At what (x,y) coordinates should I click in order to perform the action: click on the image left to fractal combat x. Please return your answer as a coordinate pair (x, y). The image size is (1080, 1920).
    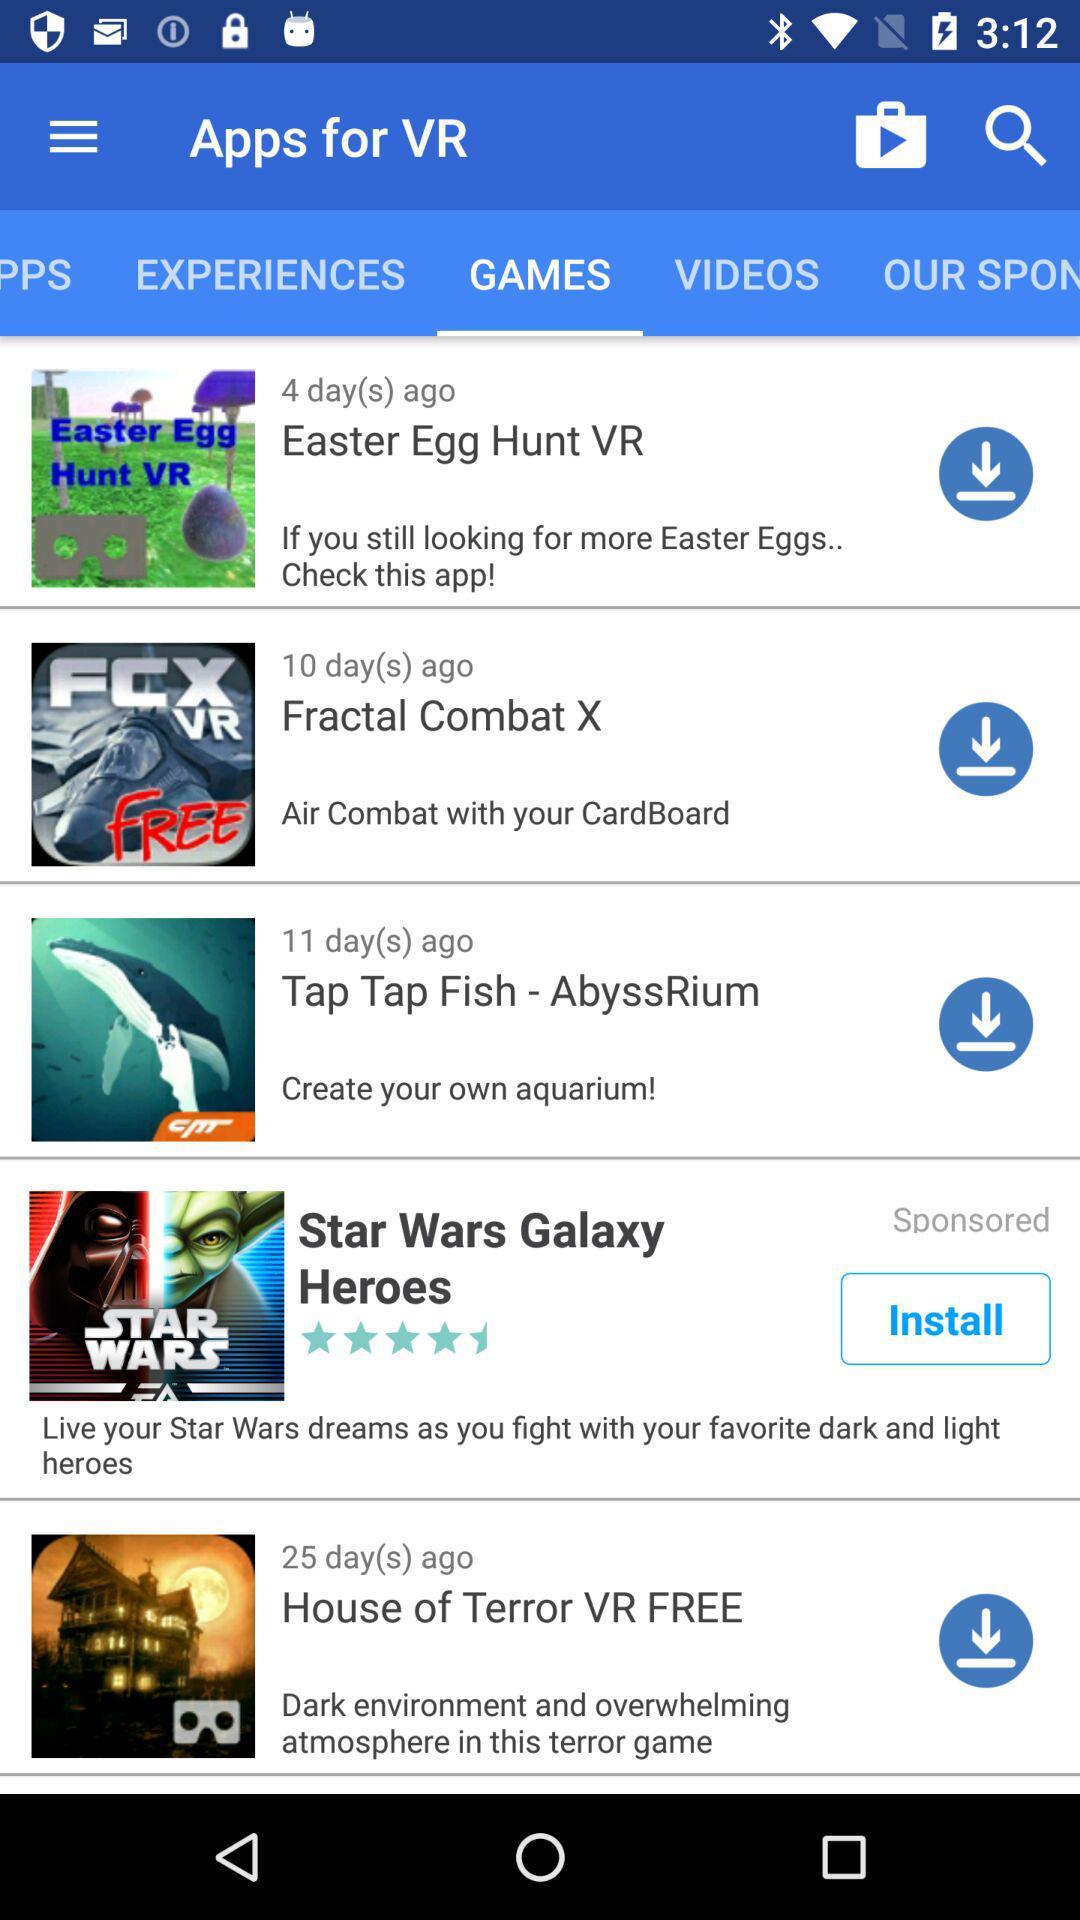
    Looking at the image, I should click on (142, 753).